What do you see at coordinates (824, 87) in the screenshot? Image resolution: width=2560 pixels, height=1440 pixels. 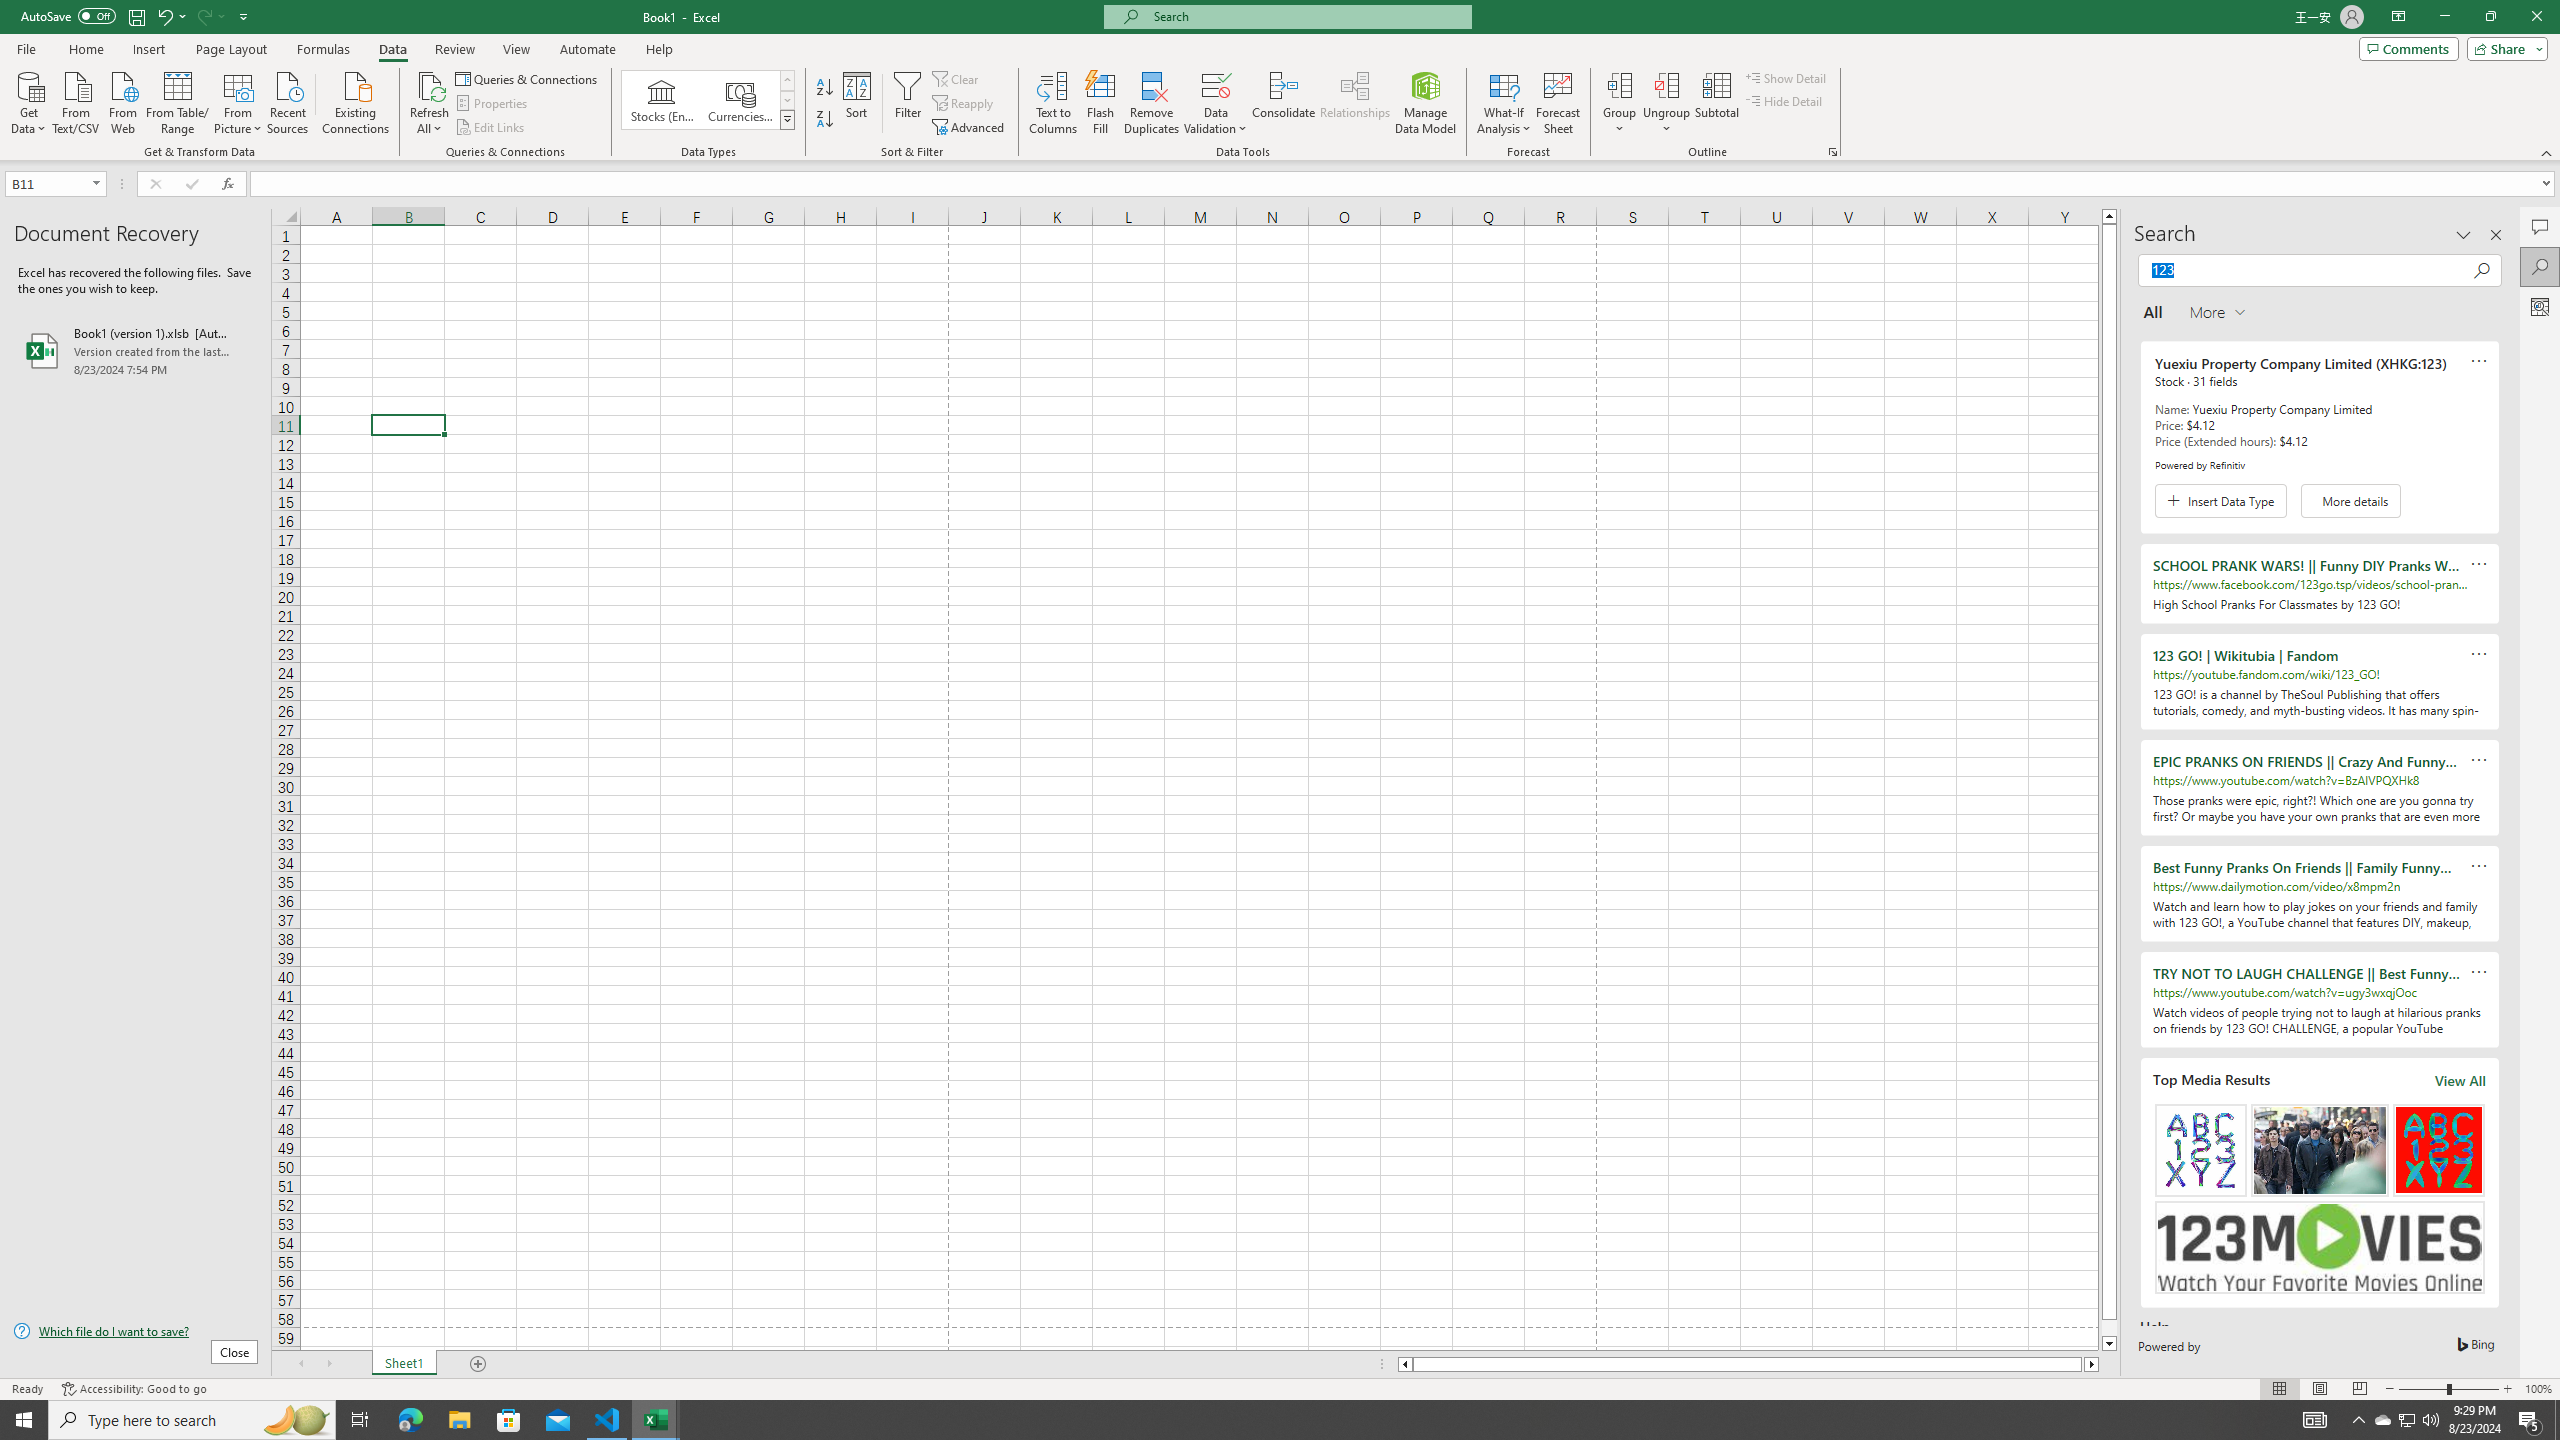 I see `'Sort A to Z'` at bounding box center [824, 87].